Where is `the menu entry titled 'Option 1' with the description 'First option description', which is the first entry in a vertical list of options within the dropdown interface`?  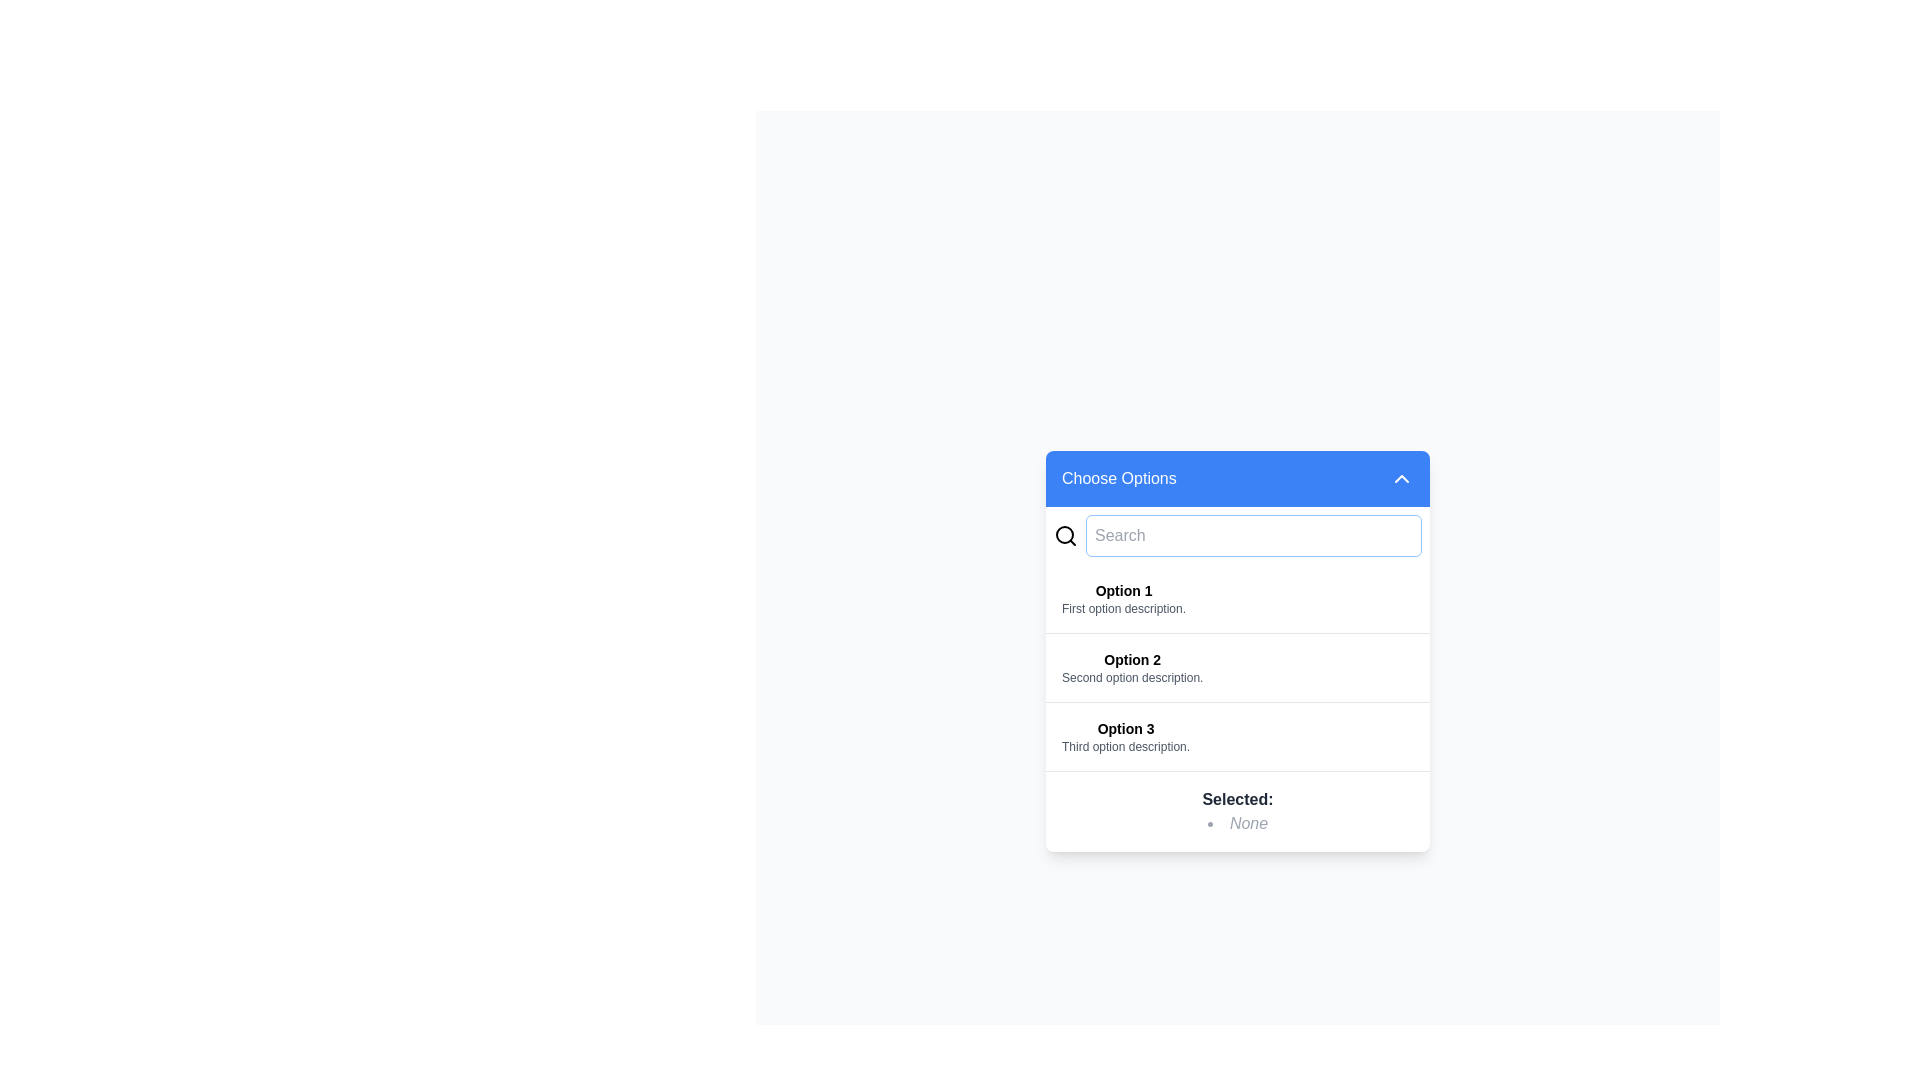 the menu entry titled 'Option 1' with the description 'First option description', which is the first entry in a vertical list of options within the dropdown interface is located at coordinates (1123, 597).